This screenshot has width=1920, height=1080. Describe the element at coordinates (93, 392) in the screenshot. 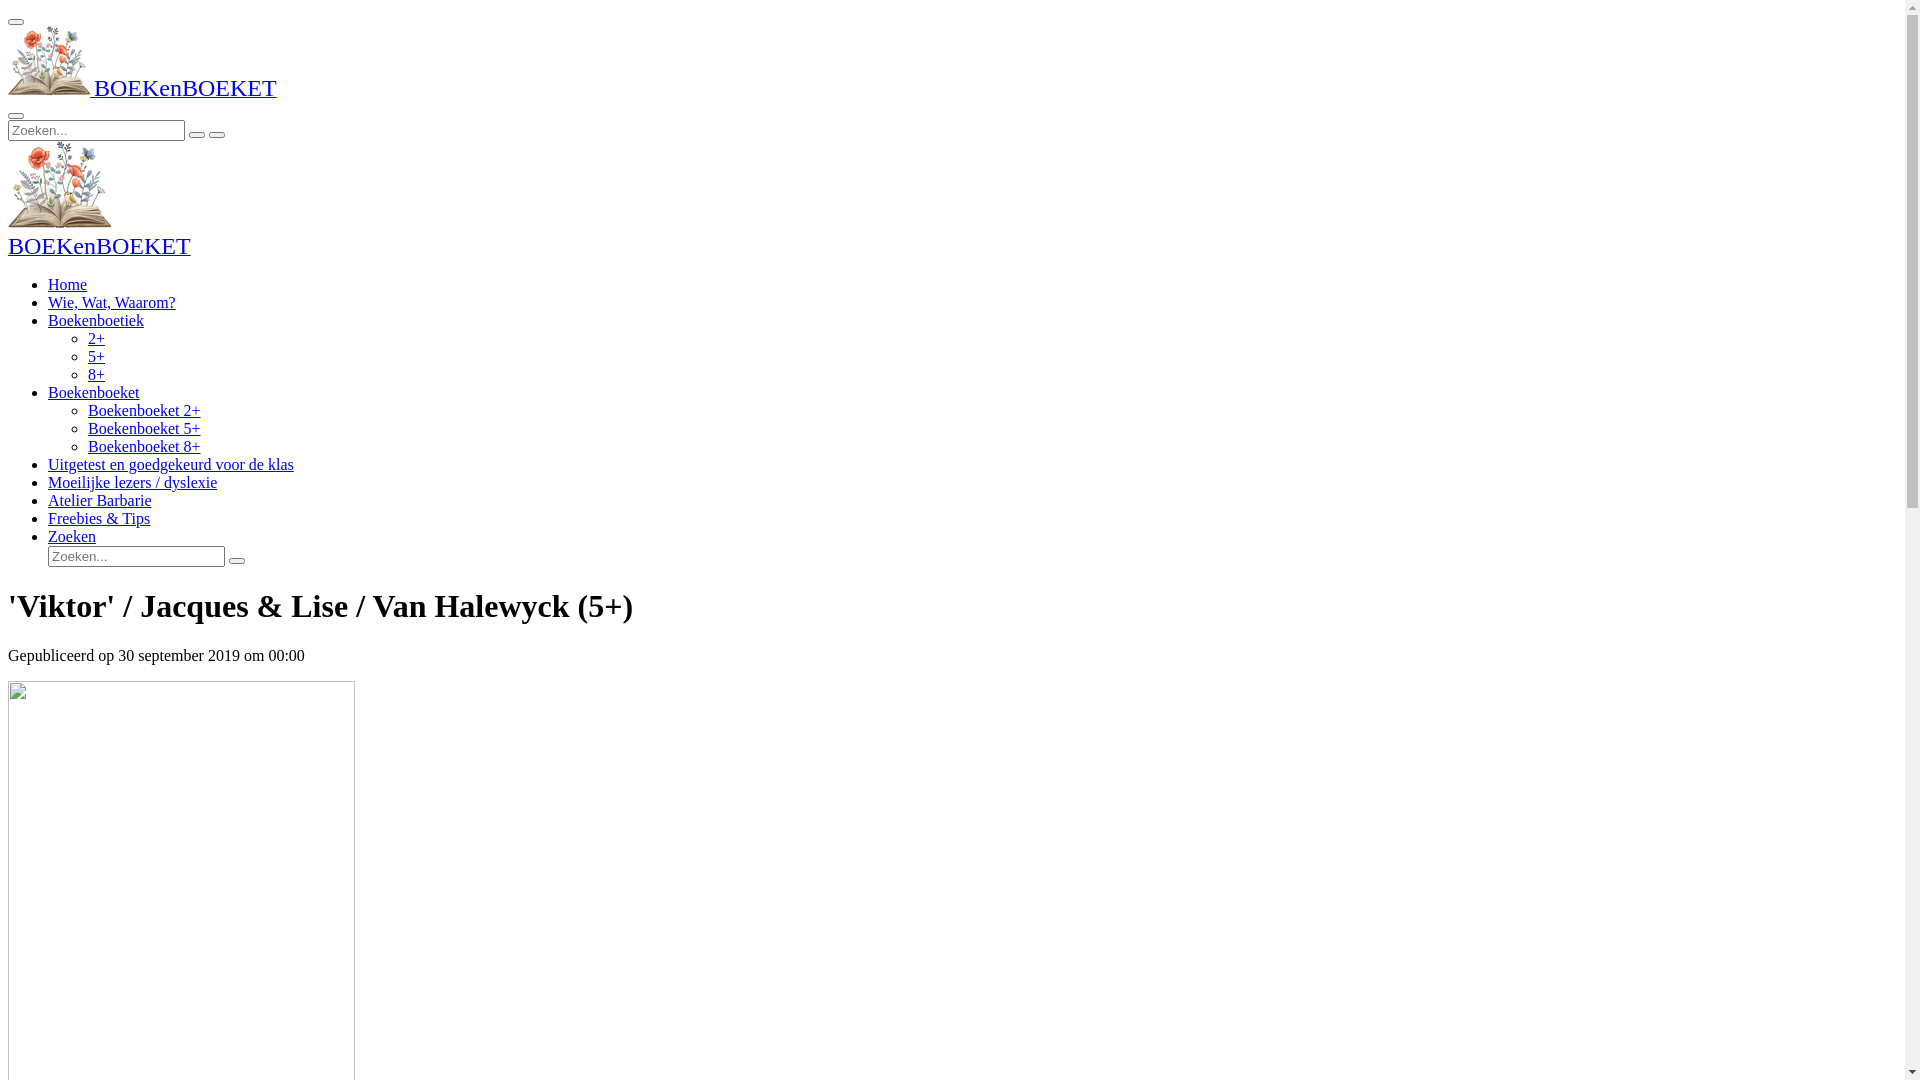

I see `'Boekenboeket'` at that location.